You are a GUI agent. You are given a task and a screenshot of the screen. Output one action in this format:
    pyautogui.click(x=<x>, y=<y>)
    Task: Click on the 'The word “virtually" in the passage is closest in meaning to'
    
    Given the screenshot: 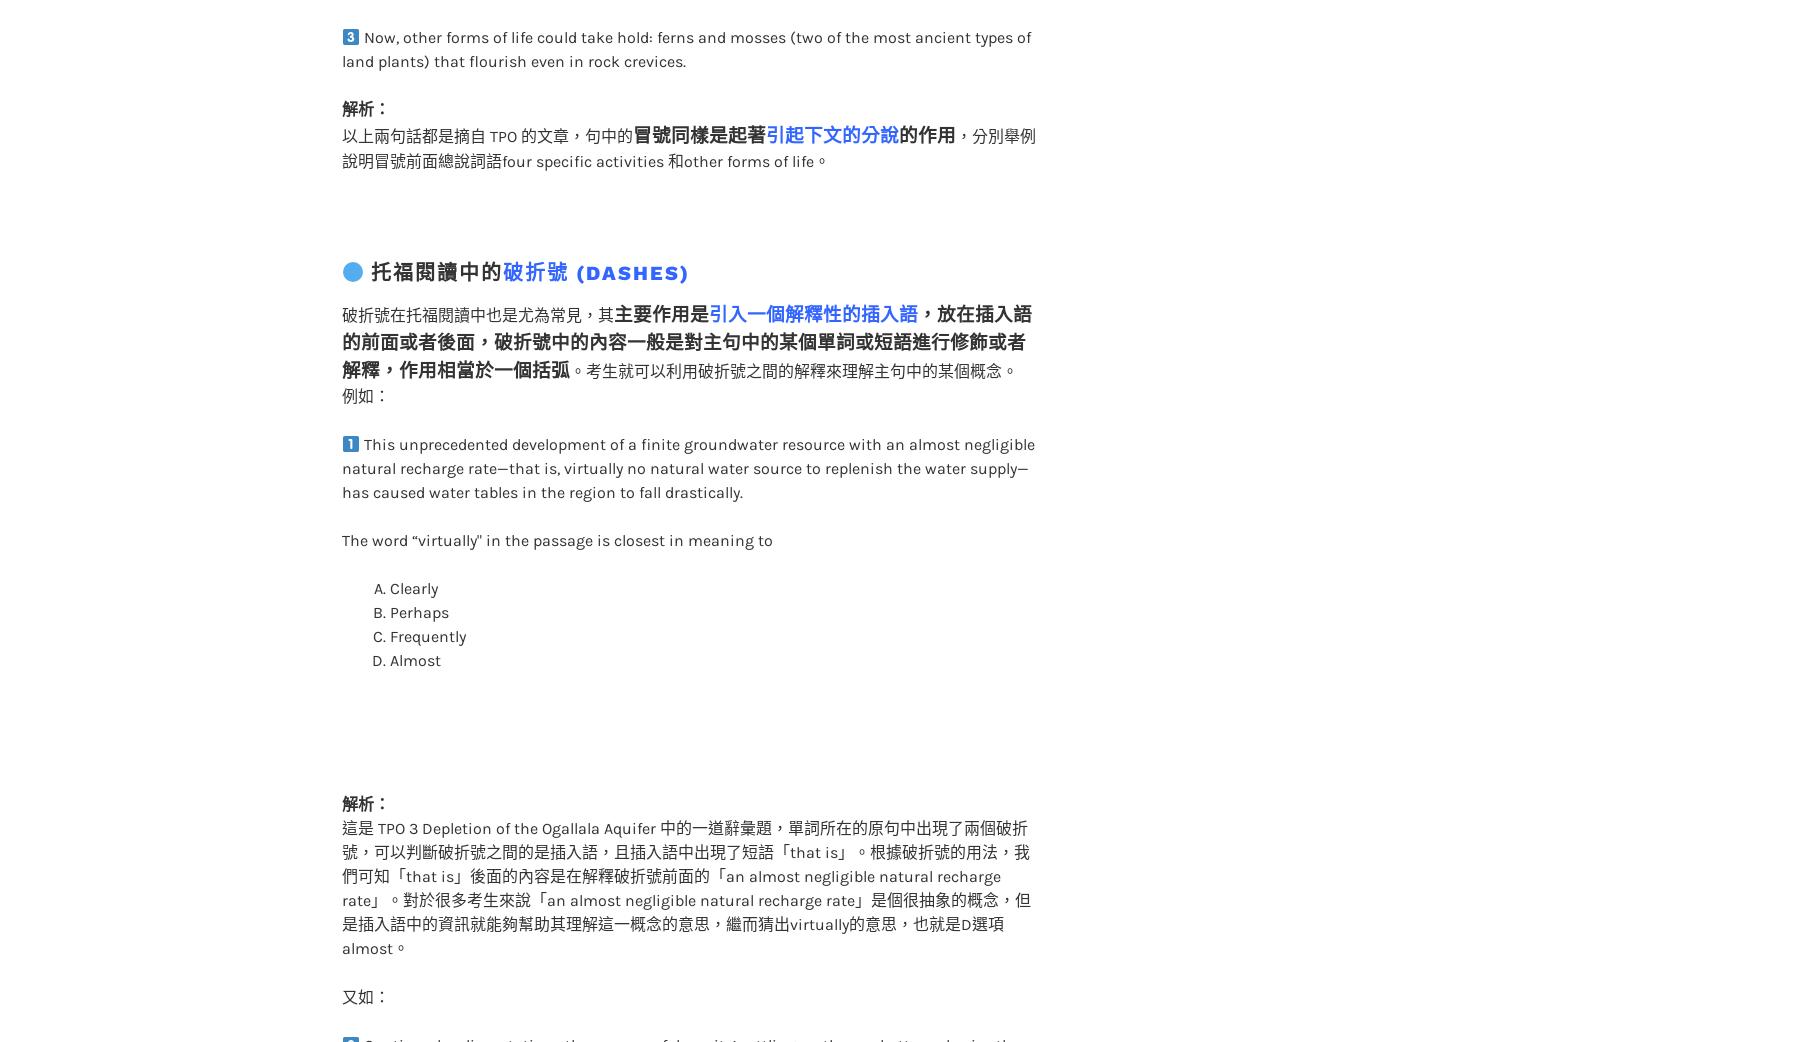 What is the action you would take?
    pyautogui.click(x=339, y=500)
    